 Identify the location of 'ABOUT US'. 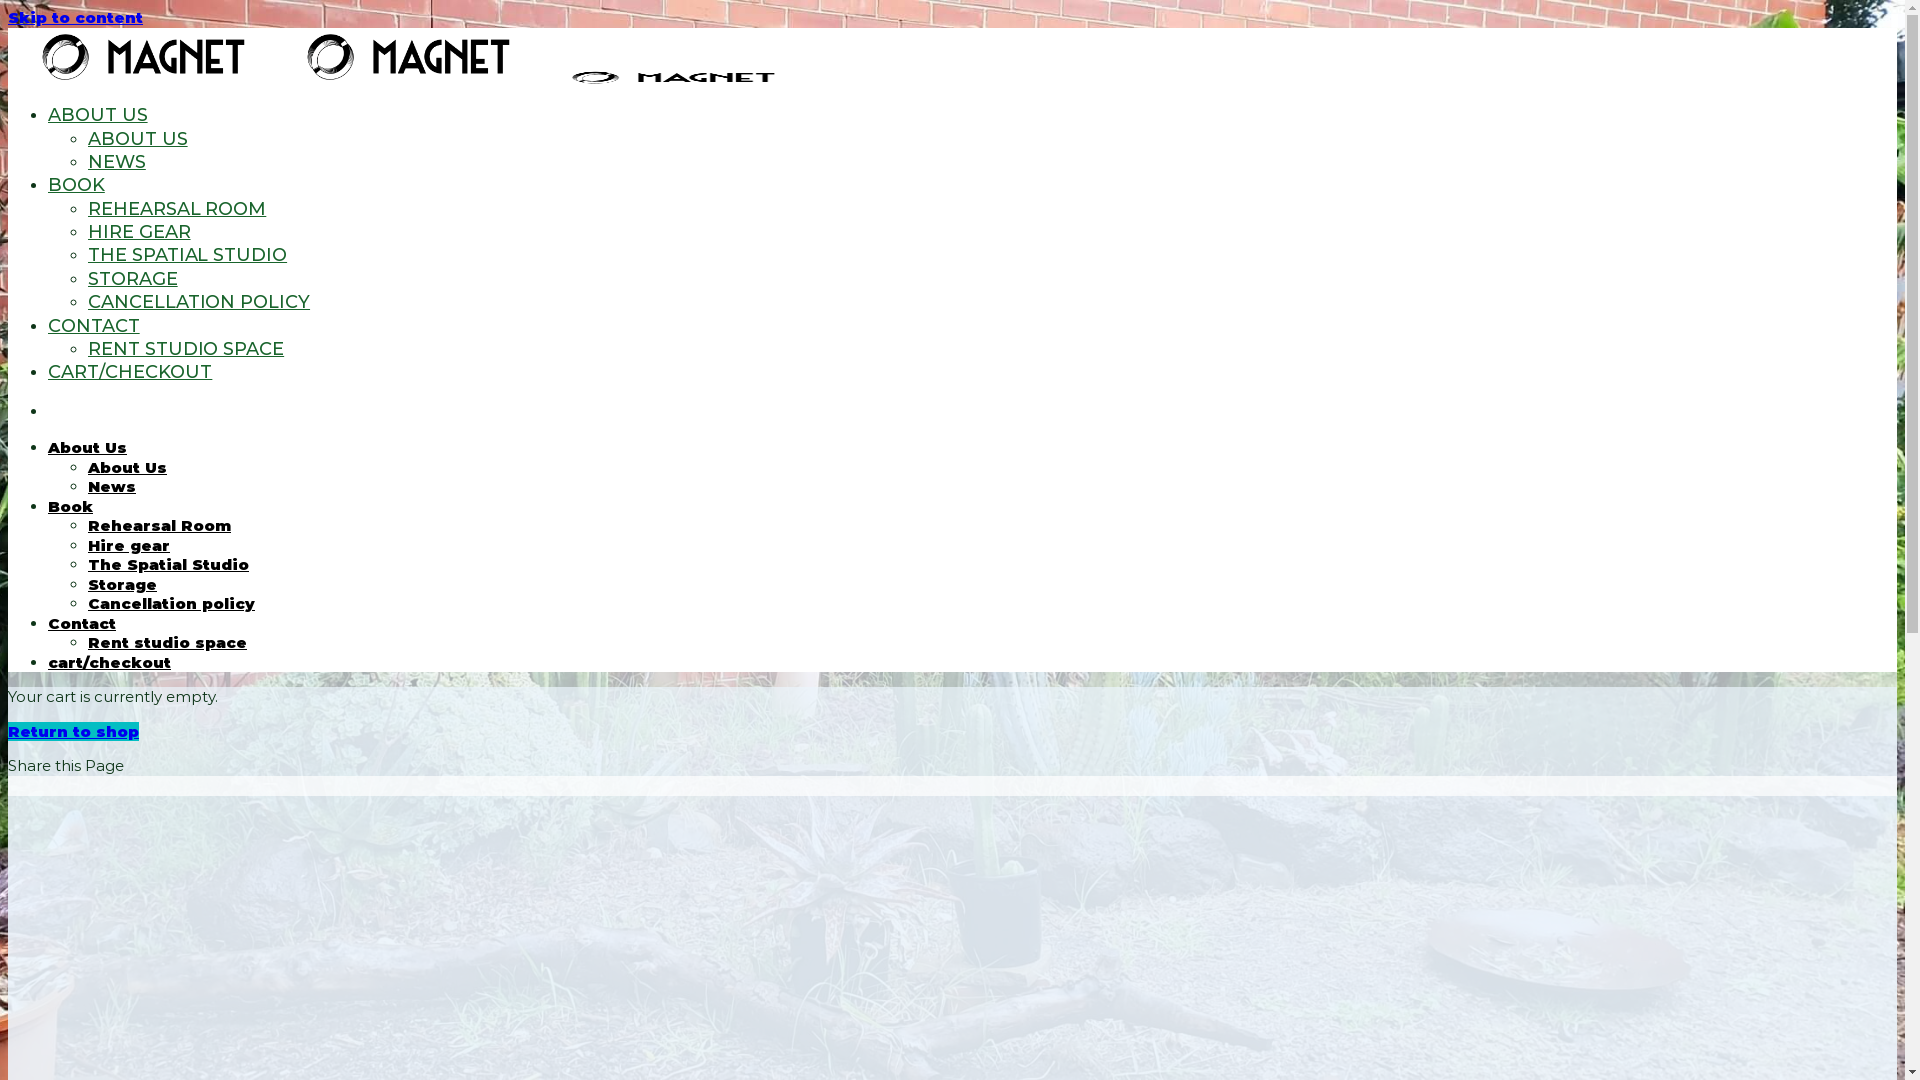
(48, 115).